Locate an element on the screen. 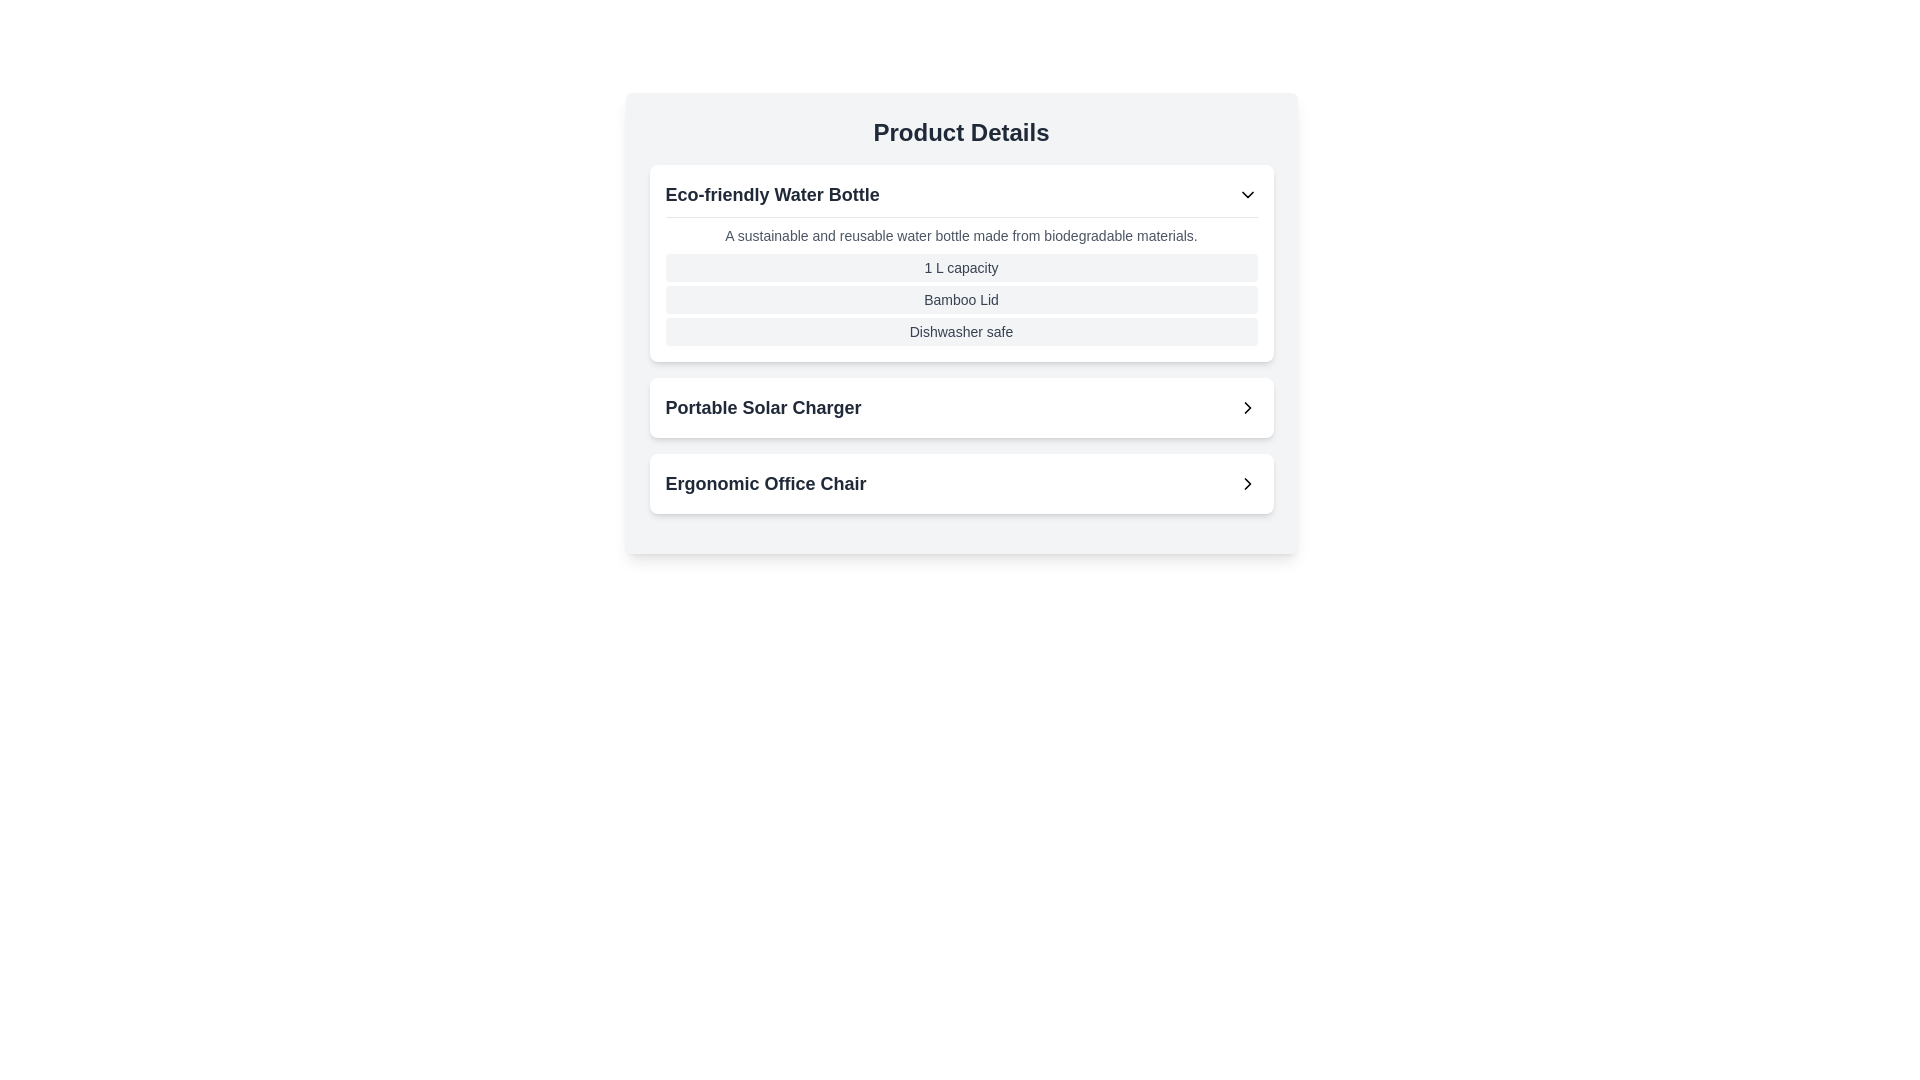 The width and height of the screenshot is (1920, 1080). the second item in the product details list labeled 'Portable Solar Charger' is located at coordinates (961, 407).